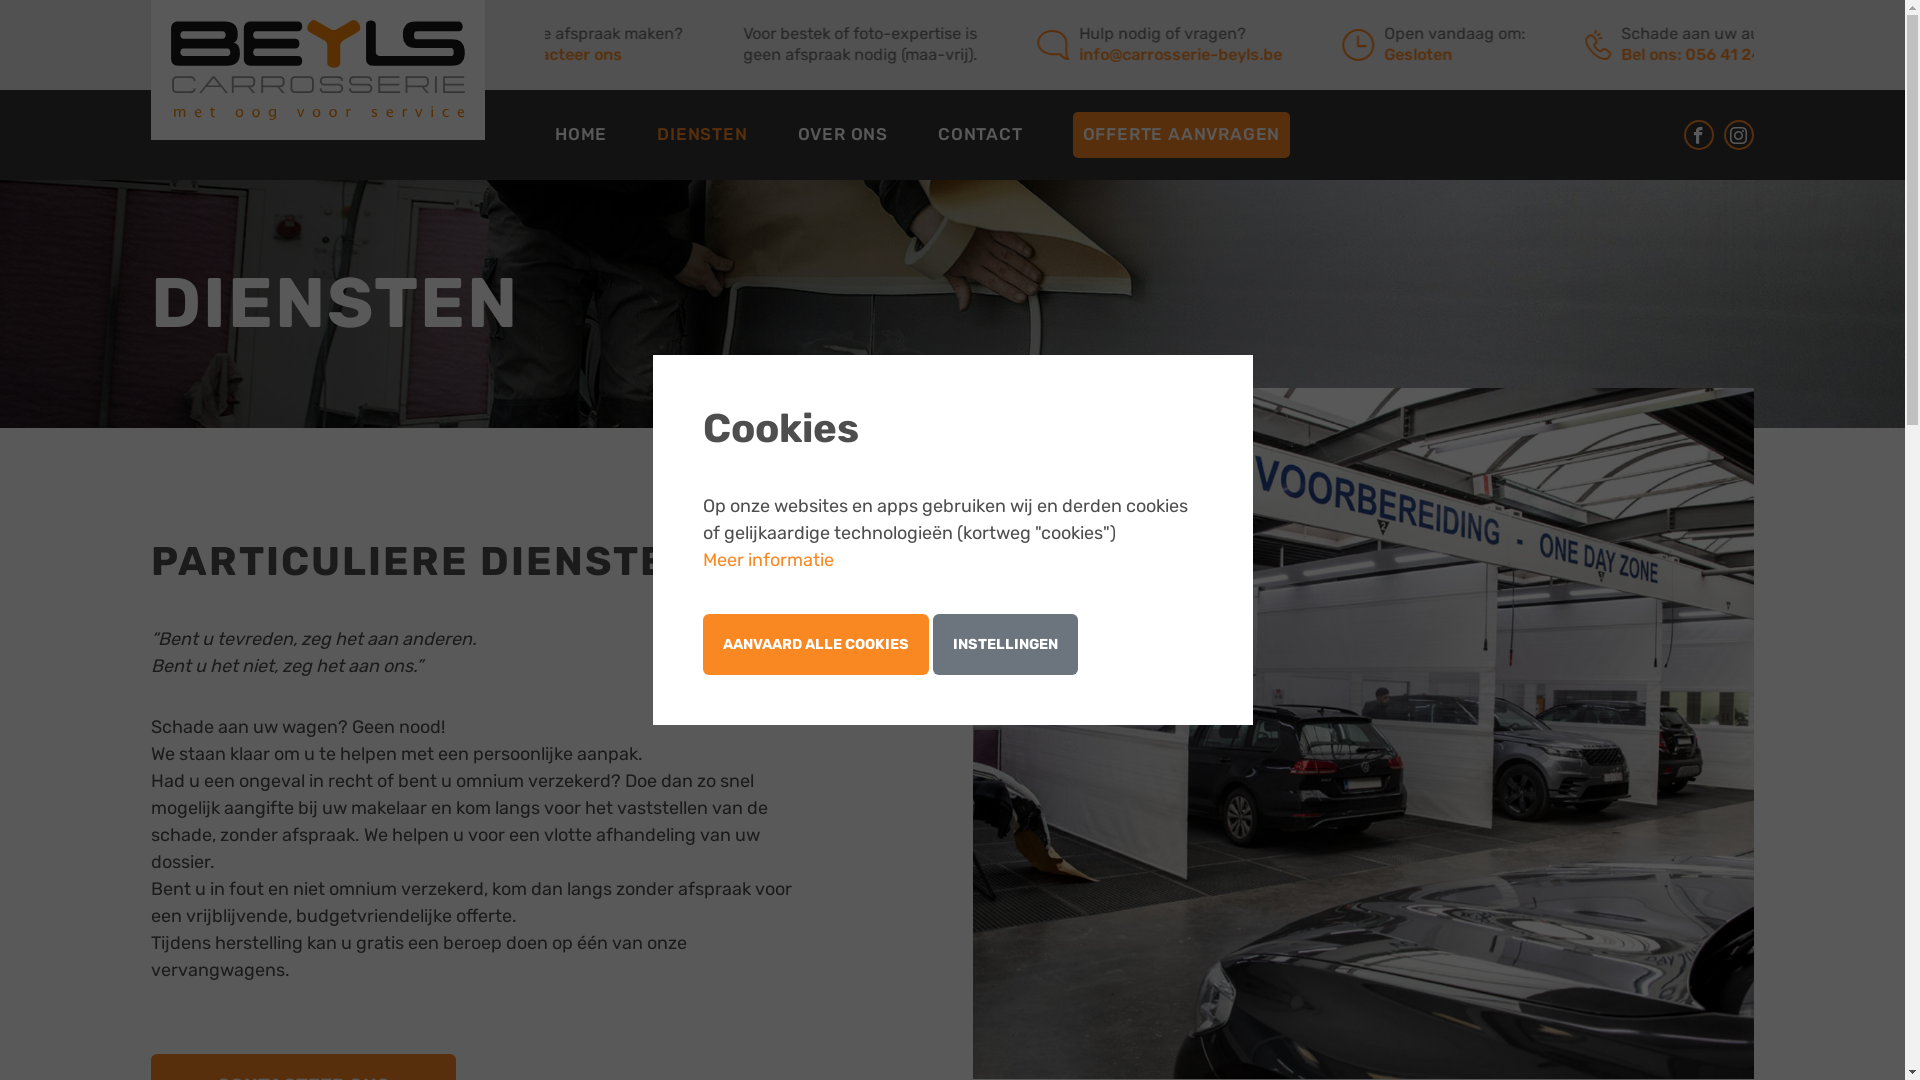 This screenshot has width=1920, height=1080. I want to click on 'info@carrosserie-beyls.be', so click(1216, 53).